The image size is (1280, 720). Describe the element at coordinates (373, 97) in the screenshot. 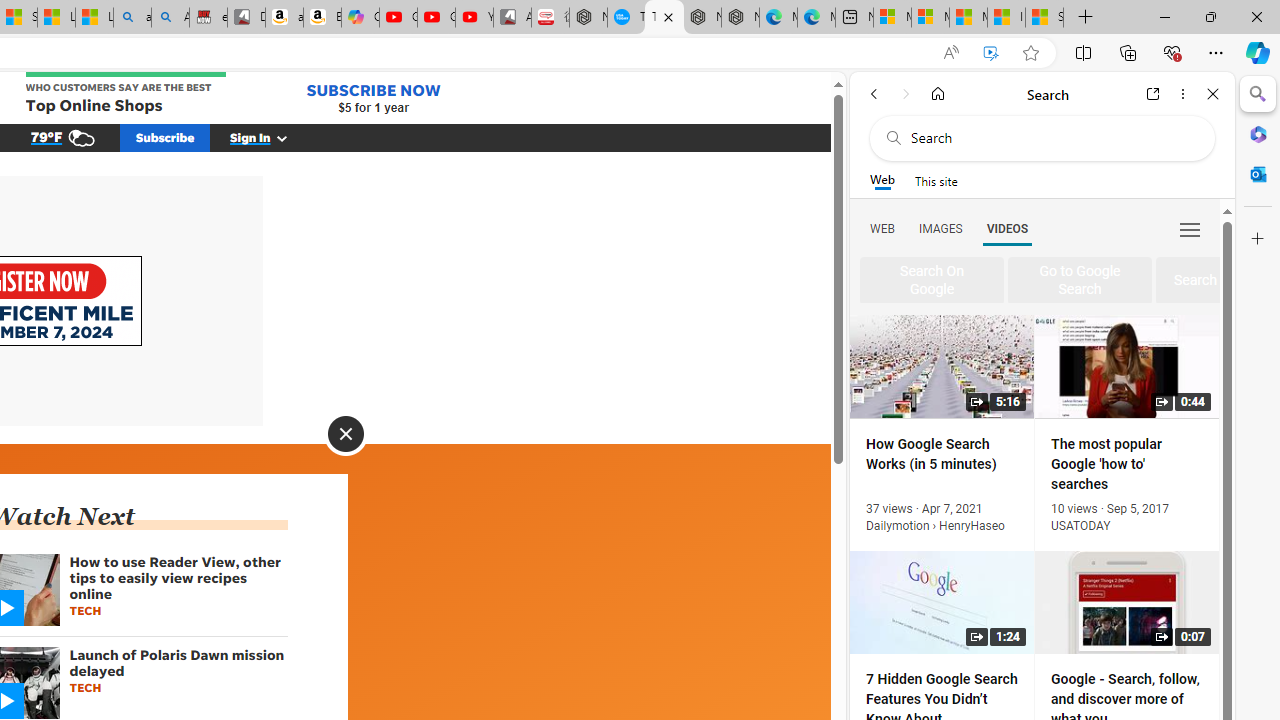

I see `'SUBSCRIBE NOW $5 for 1 year'` at that location.